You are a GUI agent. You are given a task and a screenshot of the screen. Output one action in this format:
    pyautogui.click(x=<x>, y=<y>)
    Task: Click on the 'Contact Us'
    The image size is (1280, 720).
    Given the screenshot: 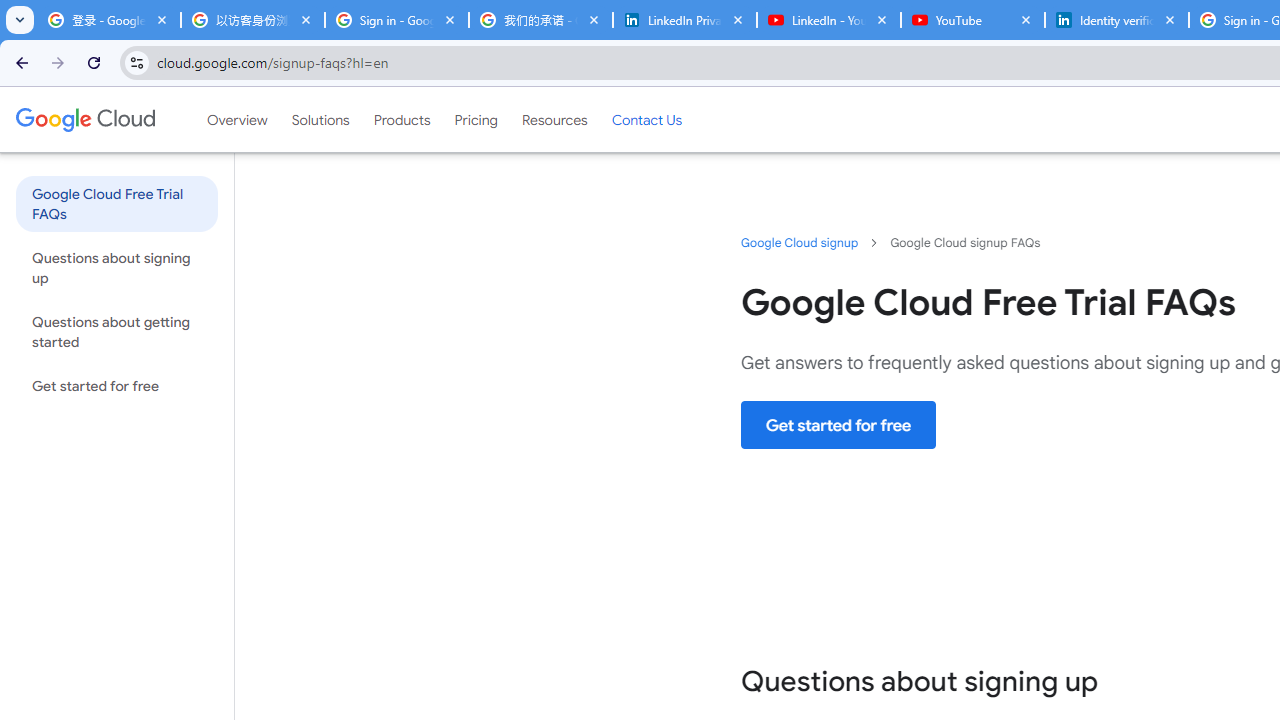 What is the action you would take?
    pyautogui.click(x=647, y=119)
    